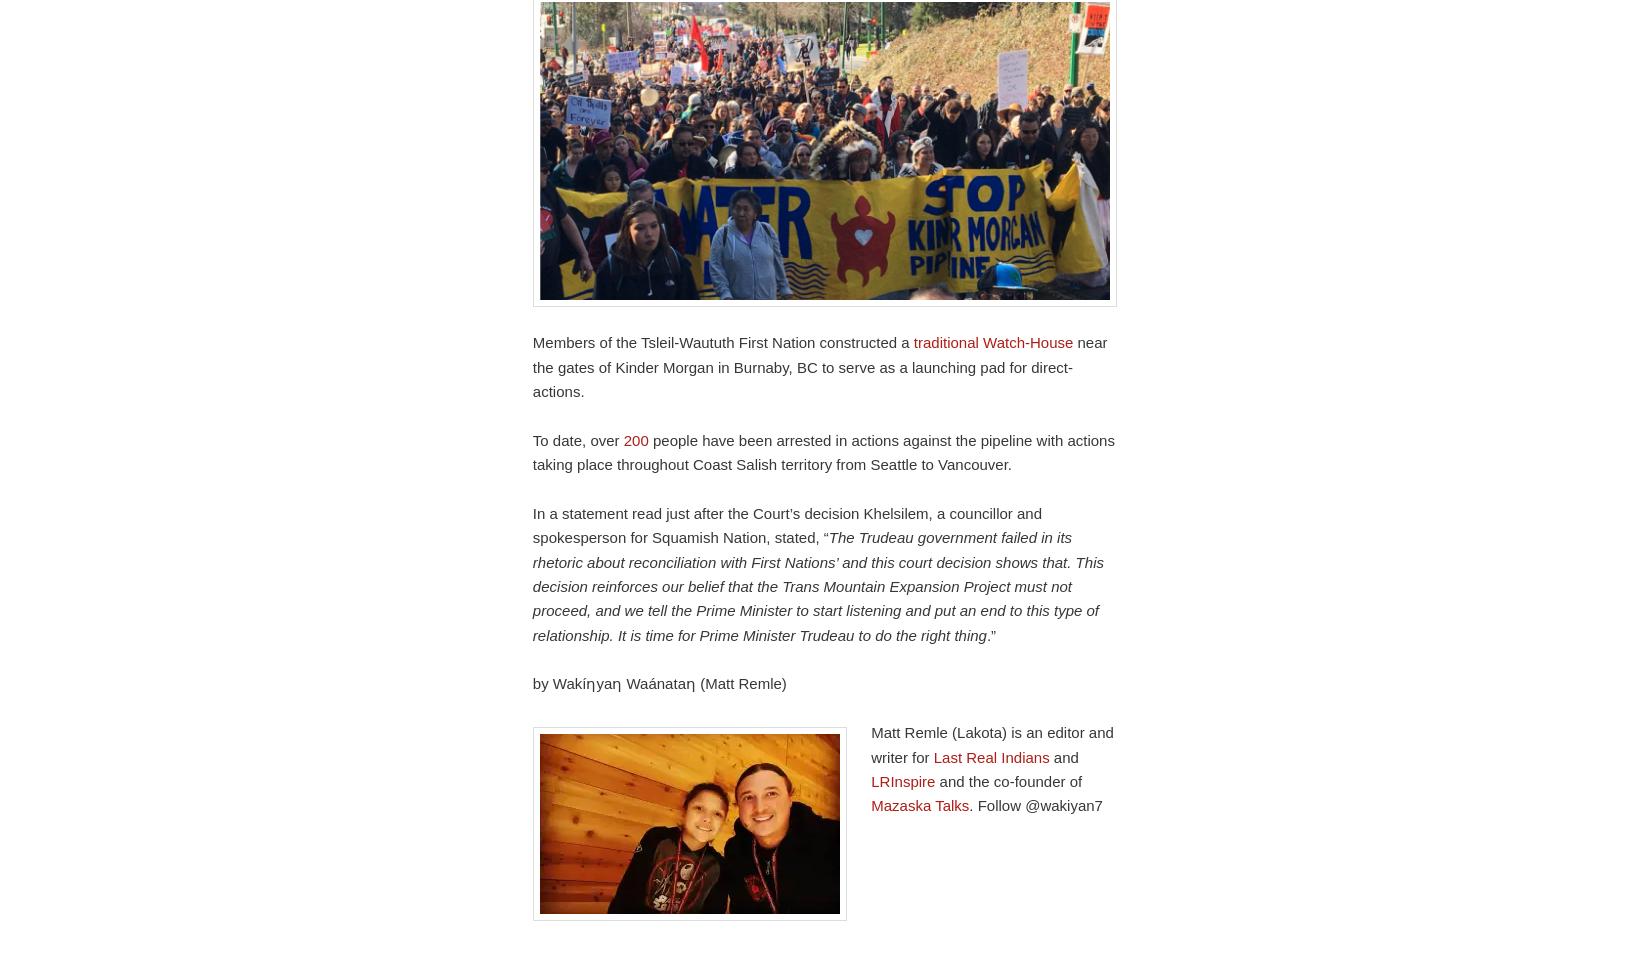 This screenshot has height=955, width=1650. I want to click on 'Last Real Indians', so click(990, 755).